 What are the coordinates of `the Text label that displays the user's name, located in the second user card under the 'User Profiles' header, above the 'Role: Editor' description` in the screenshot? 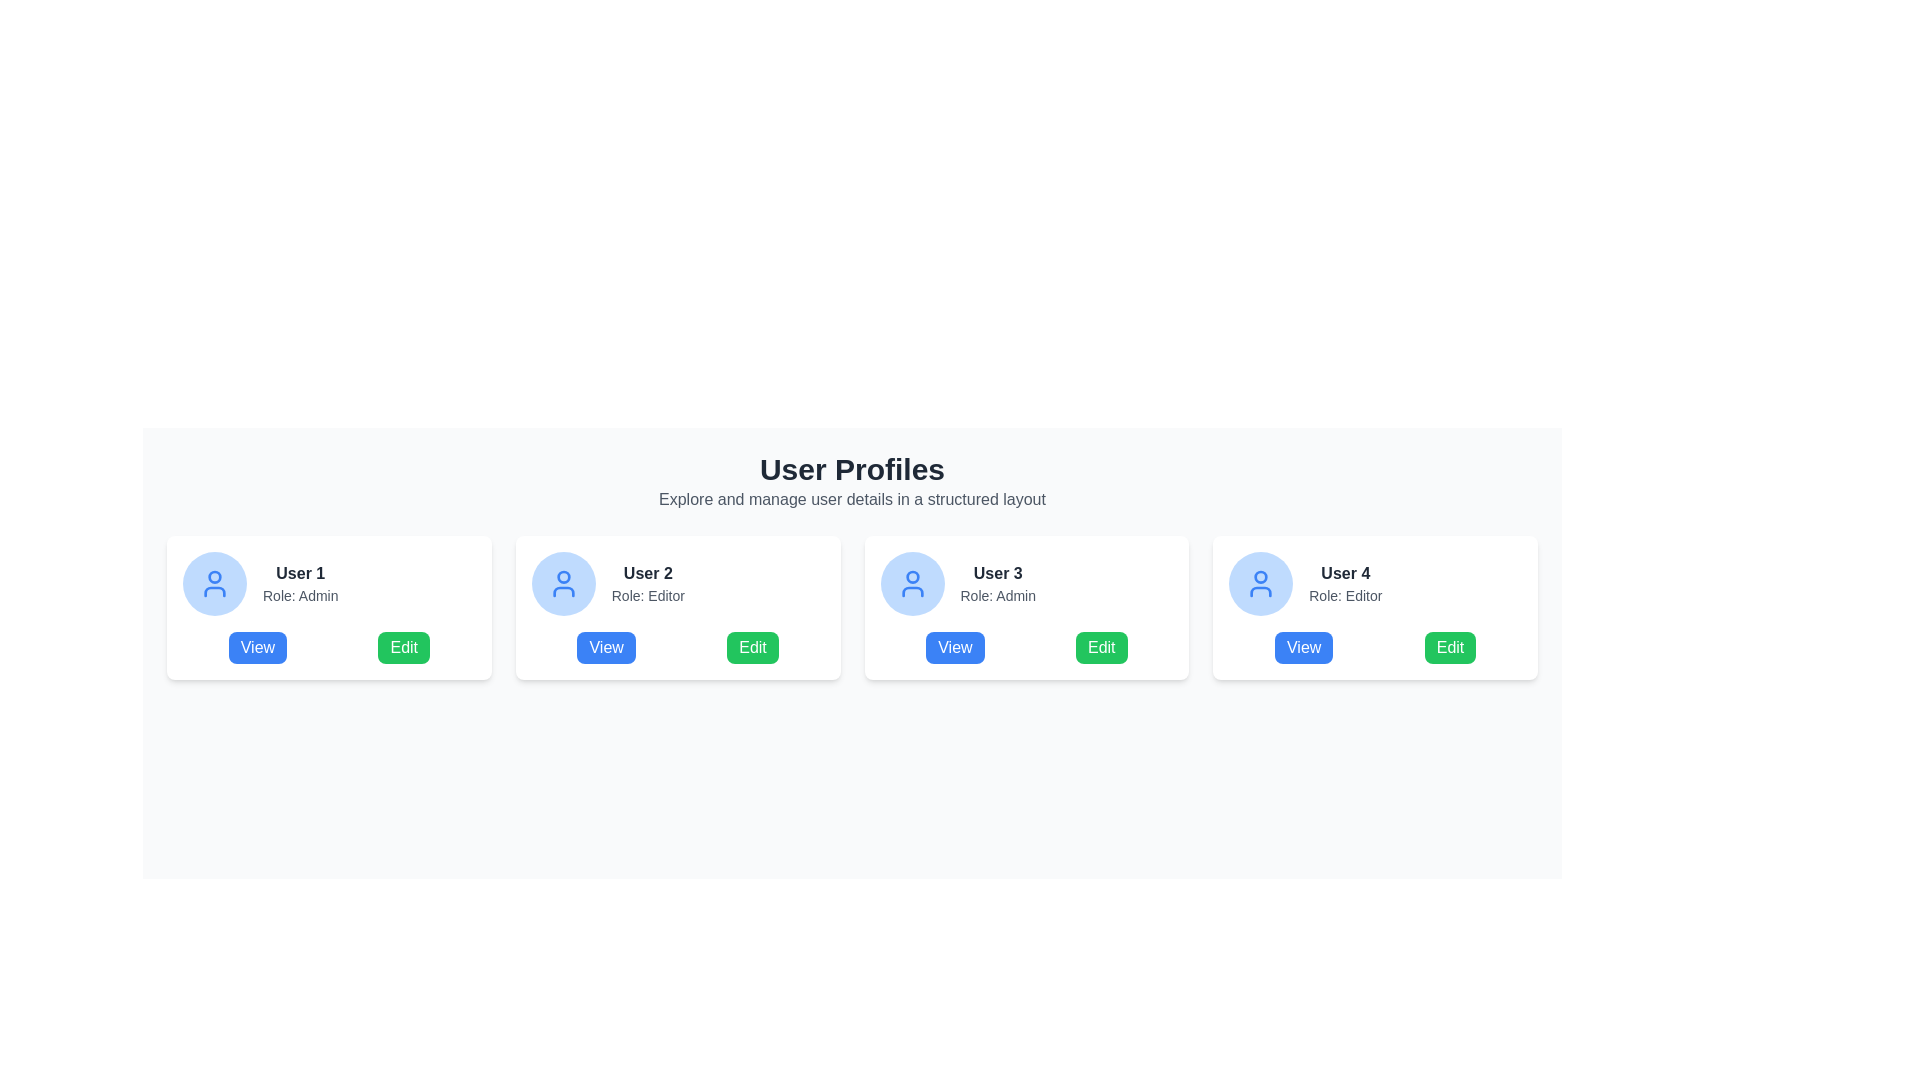 It's located at (648, 574).